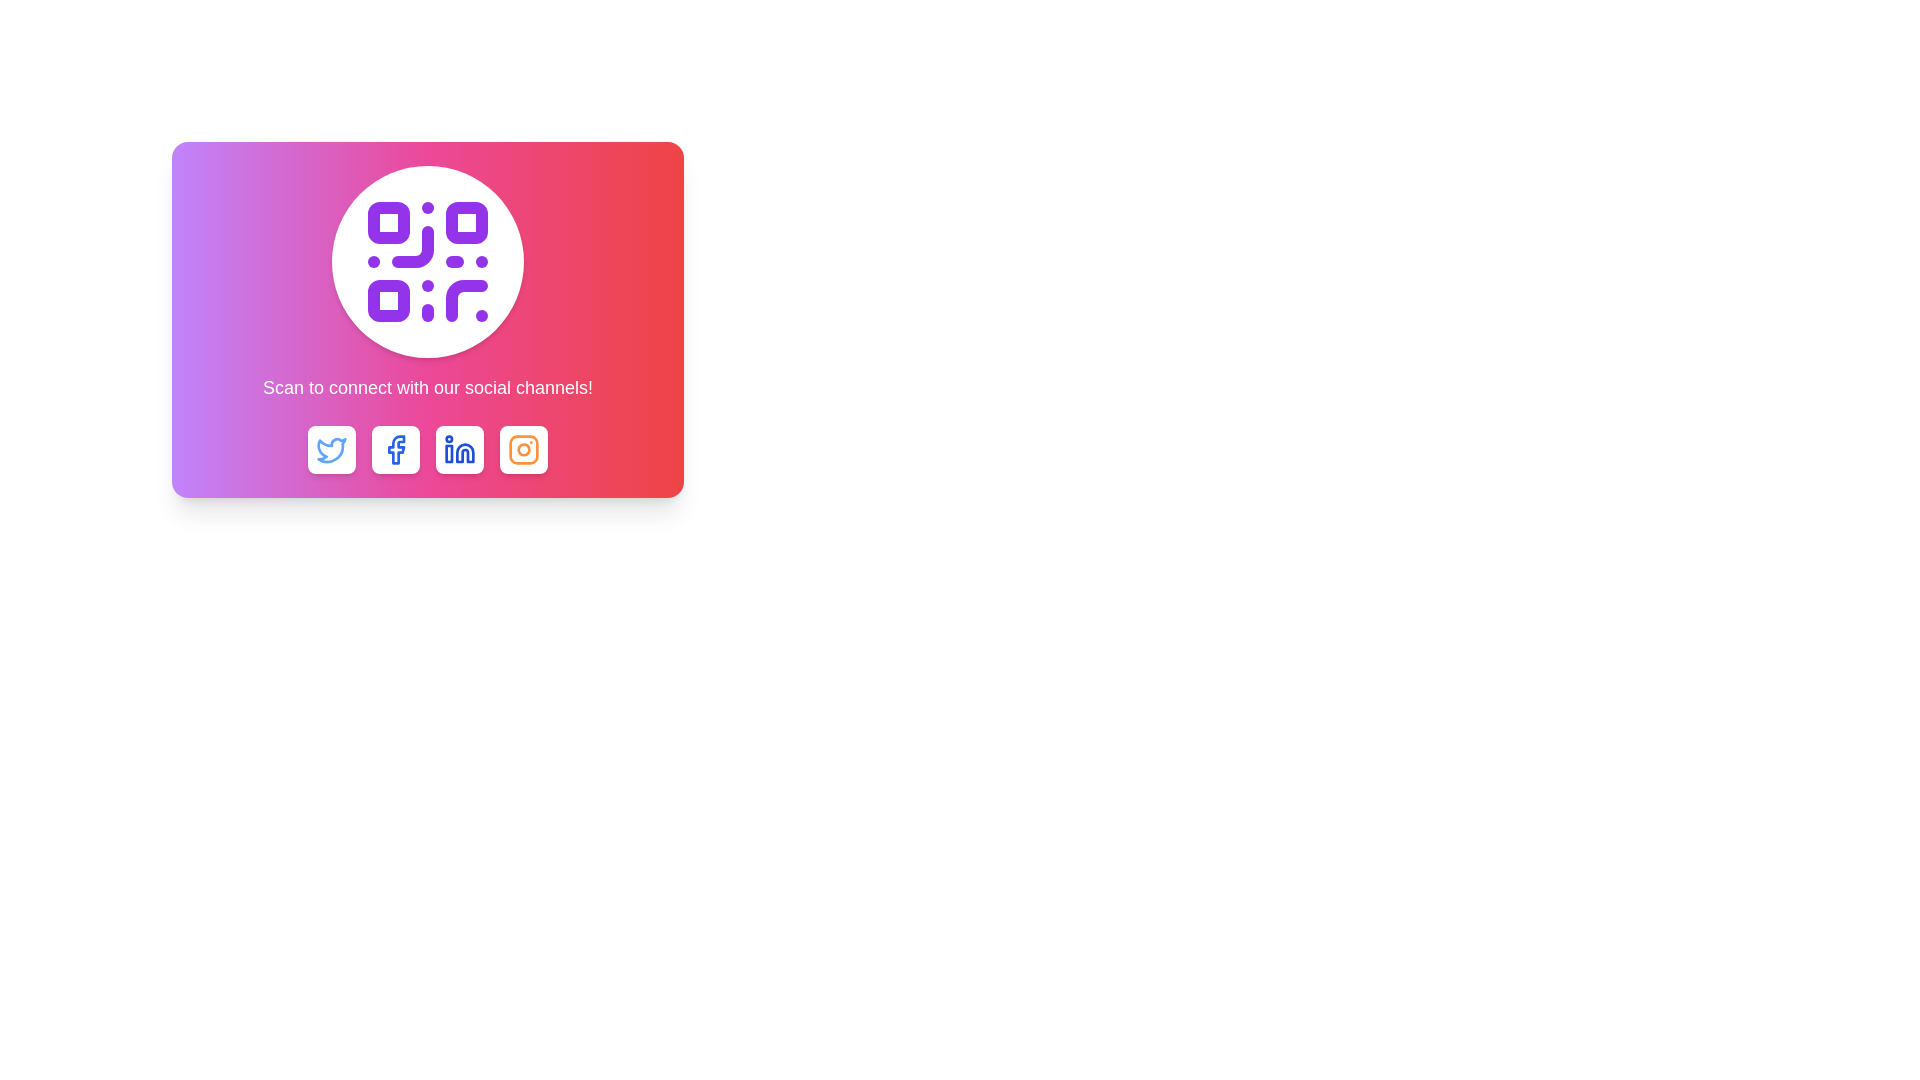 Image resolution: width=1920 pixels, height=1080 pixels. I want to click on the orange-colored Instagram icon with a camera graphic, so click(523, 450).